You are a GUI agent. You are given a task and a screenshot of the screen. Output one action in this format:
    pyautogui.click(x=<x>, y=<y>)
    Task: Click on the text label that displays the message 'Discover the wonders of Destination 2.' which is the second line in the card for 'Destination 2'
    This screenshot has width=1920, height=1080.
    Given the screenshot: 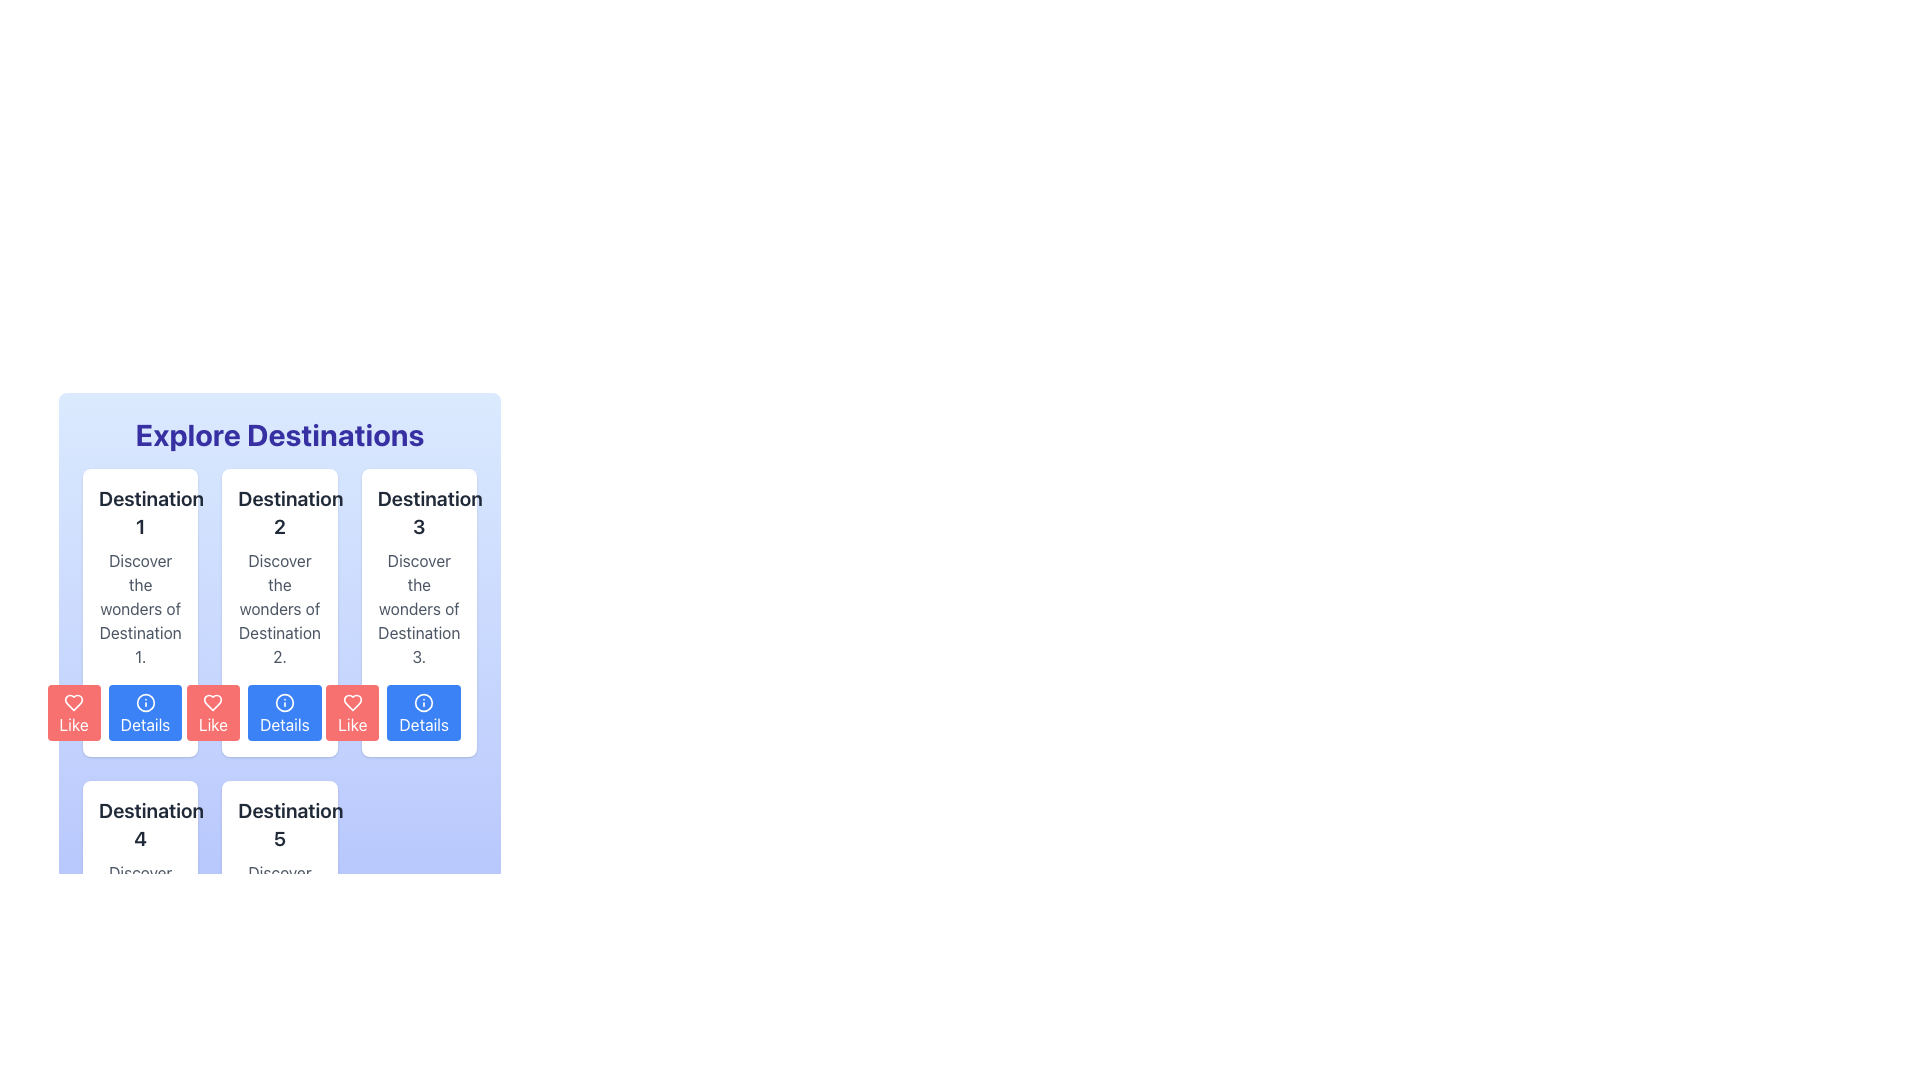 What is the action you would take?
    pyautogui.click(x=278, y=608)
    